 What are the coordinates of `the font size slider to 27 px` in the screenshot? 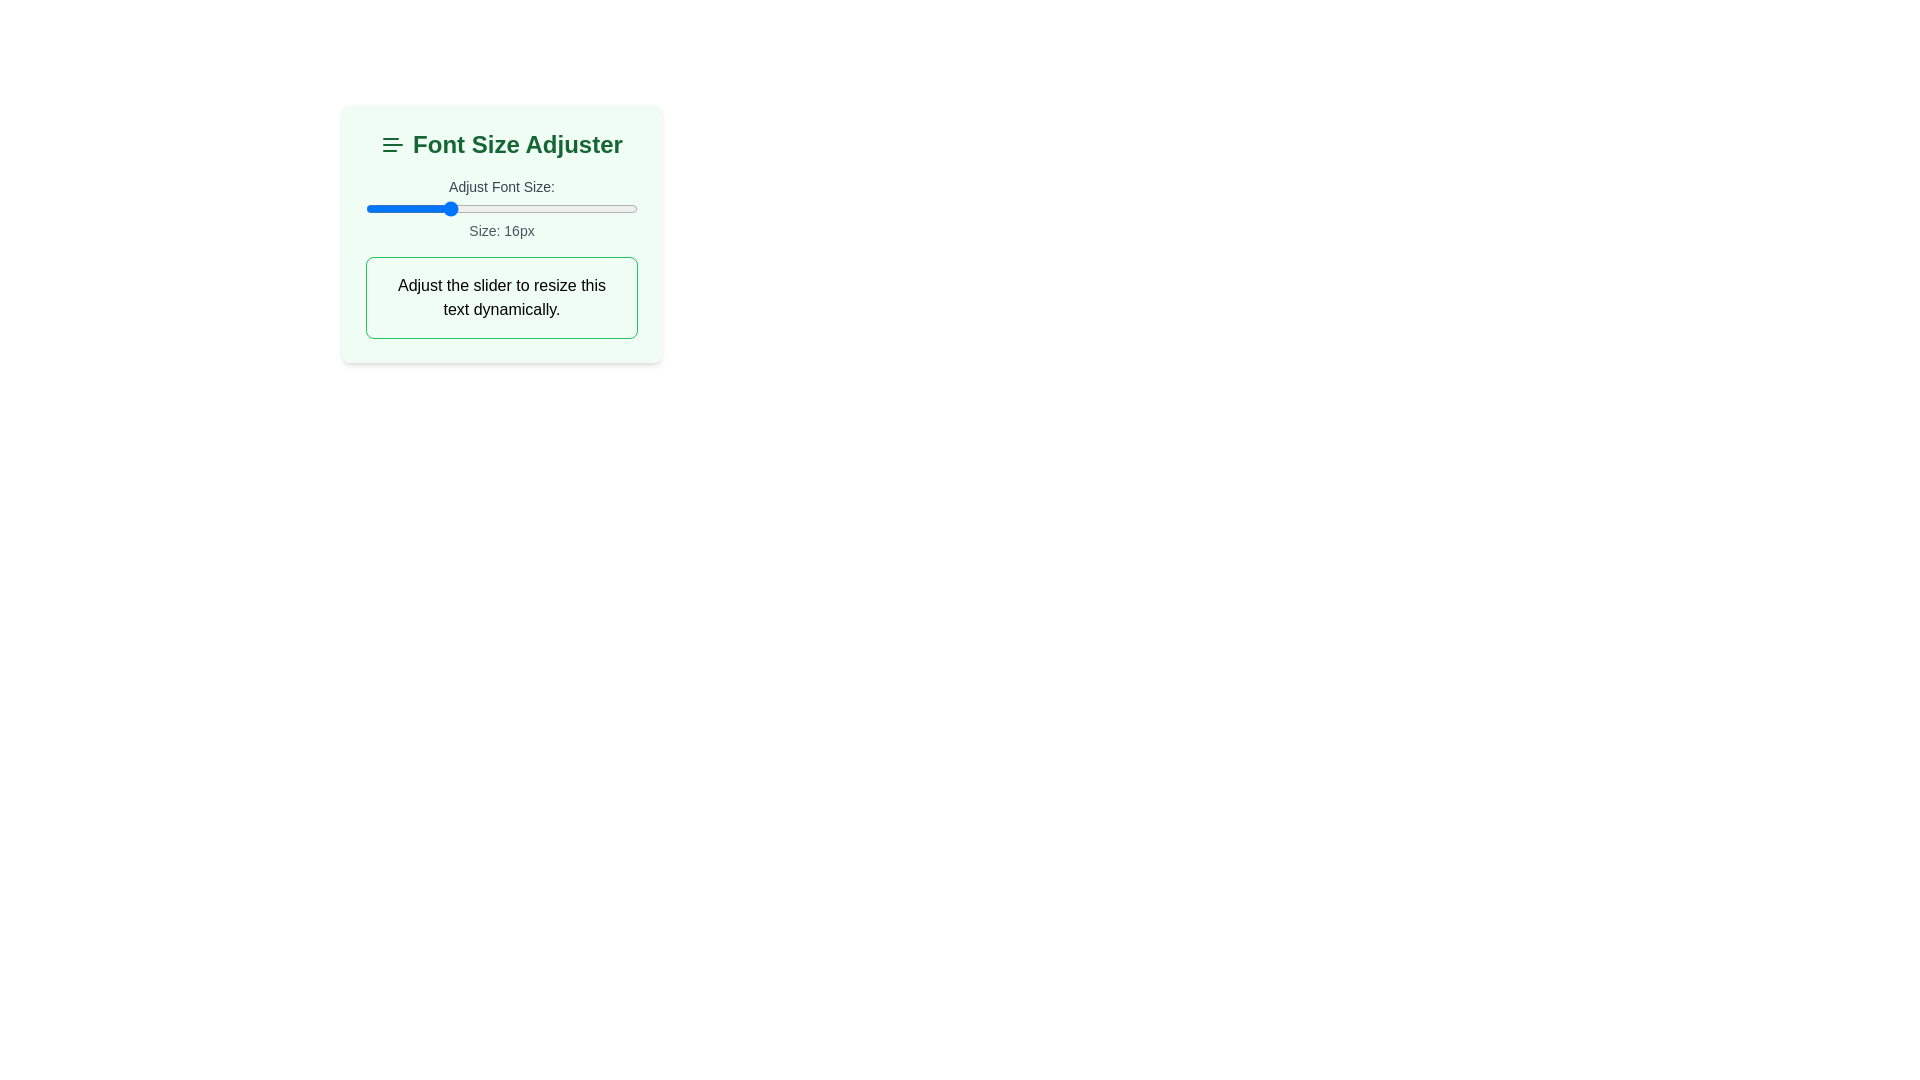 It's located at (596, 208).